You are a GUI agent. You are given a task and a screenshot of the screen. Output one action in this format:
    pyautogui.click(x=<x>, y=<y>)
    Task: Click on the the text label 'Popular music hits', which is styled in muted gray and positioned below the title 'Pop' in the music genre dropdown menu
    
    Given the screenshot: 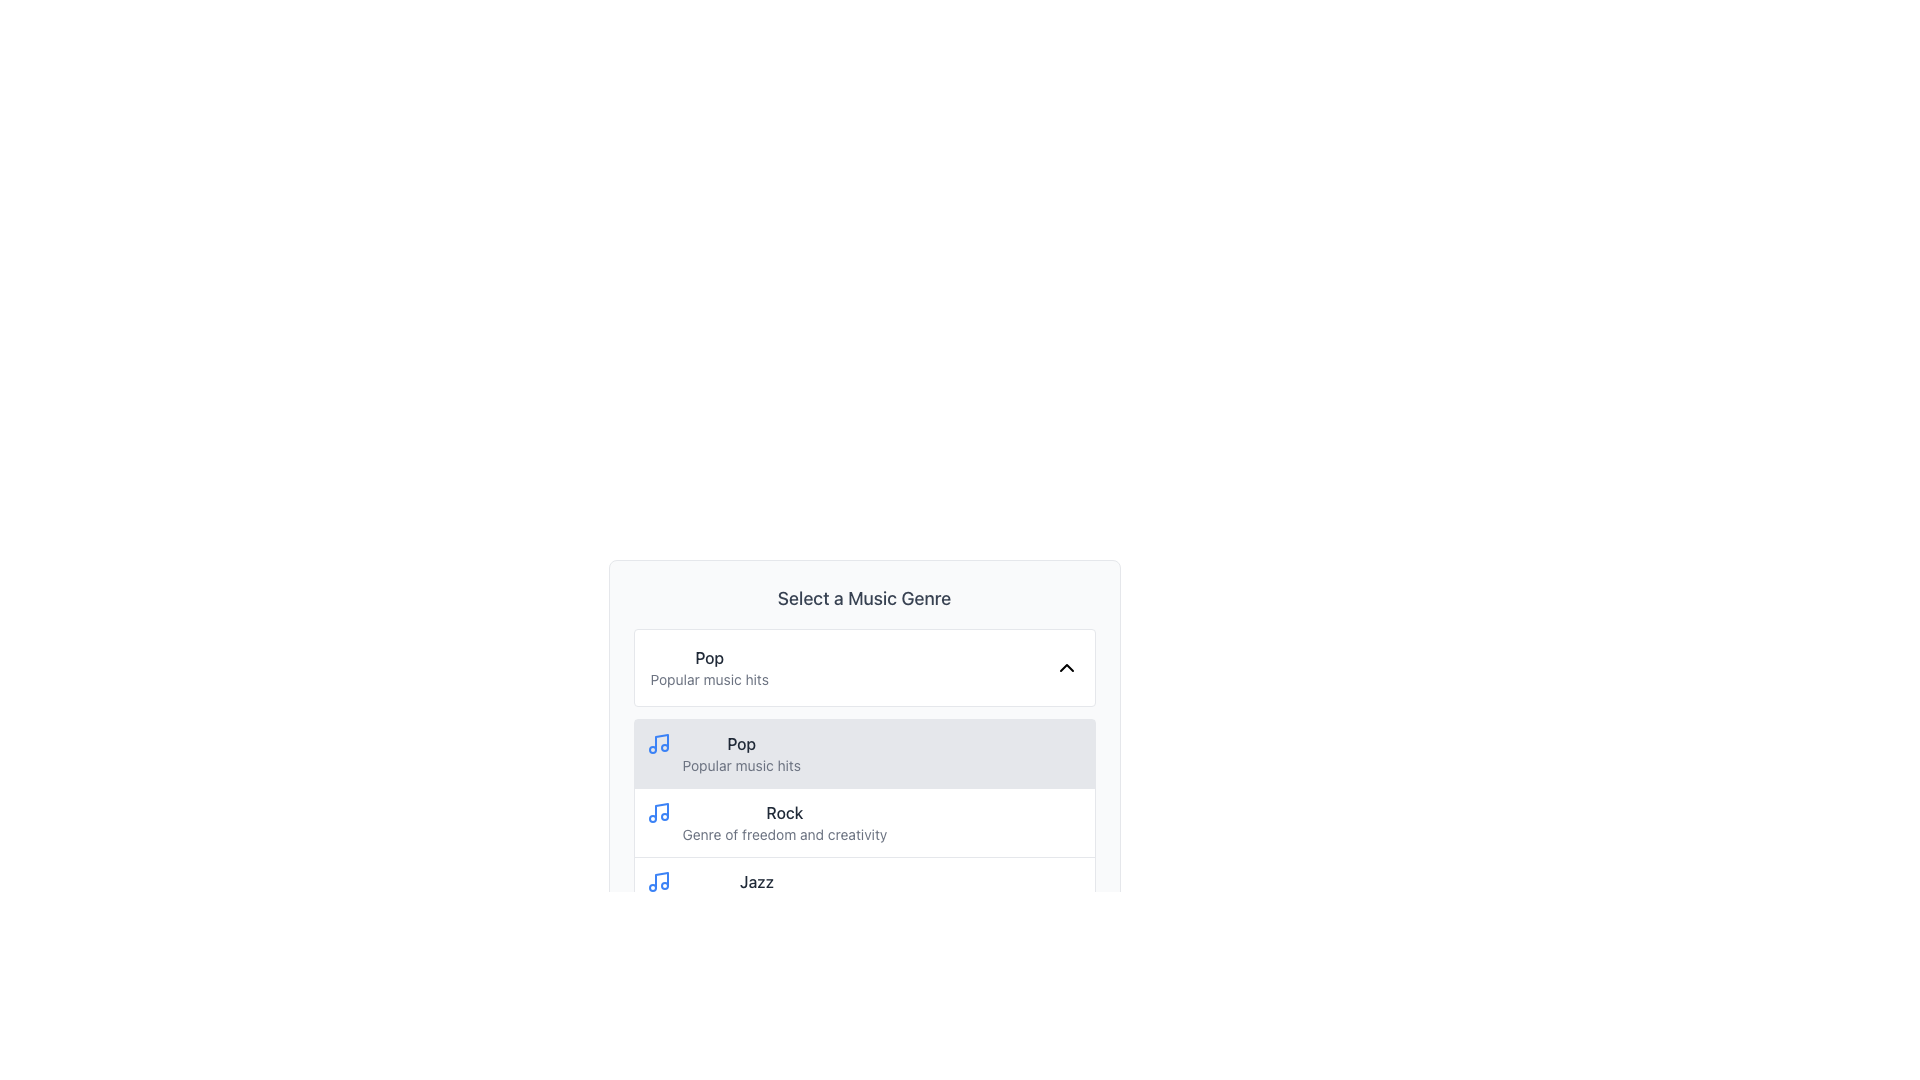 What is the action you would take?
    pyautogui.click(x=740, y=765)
    